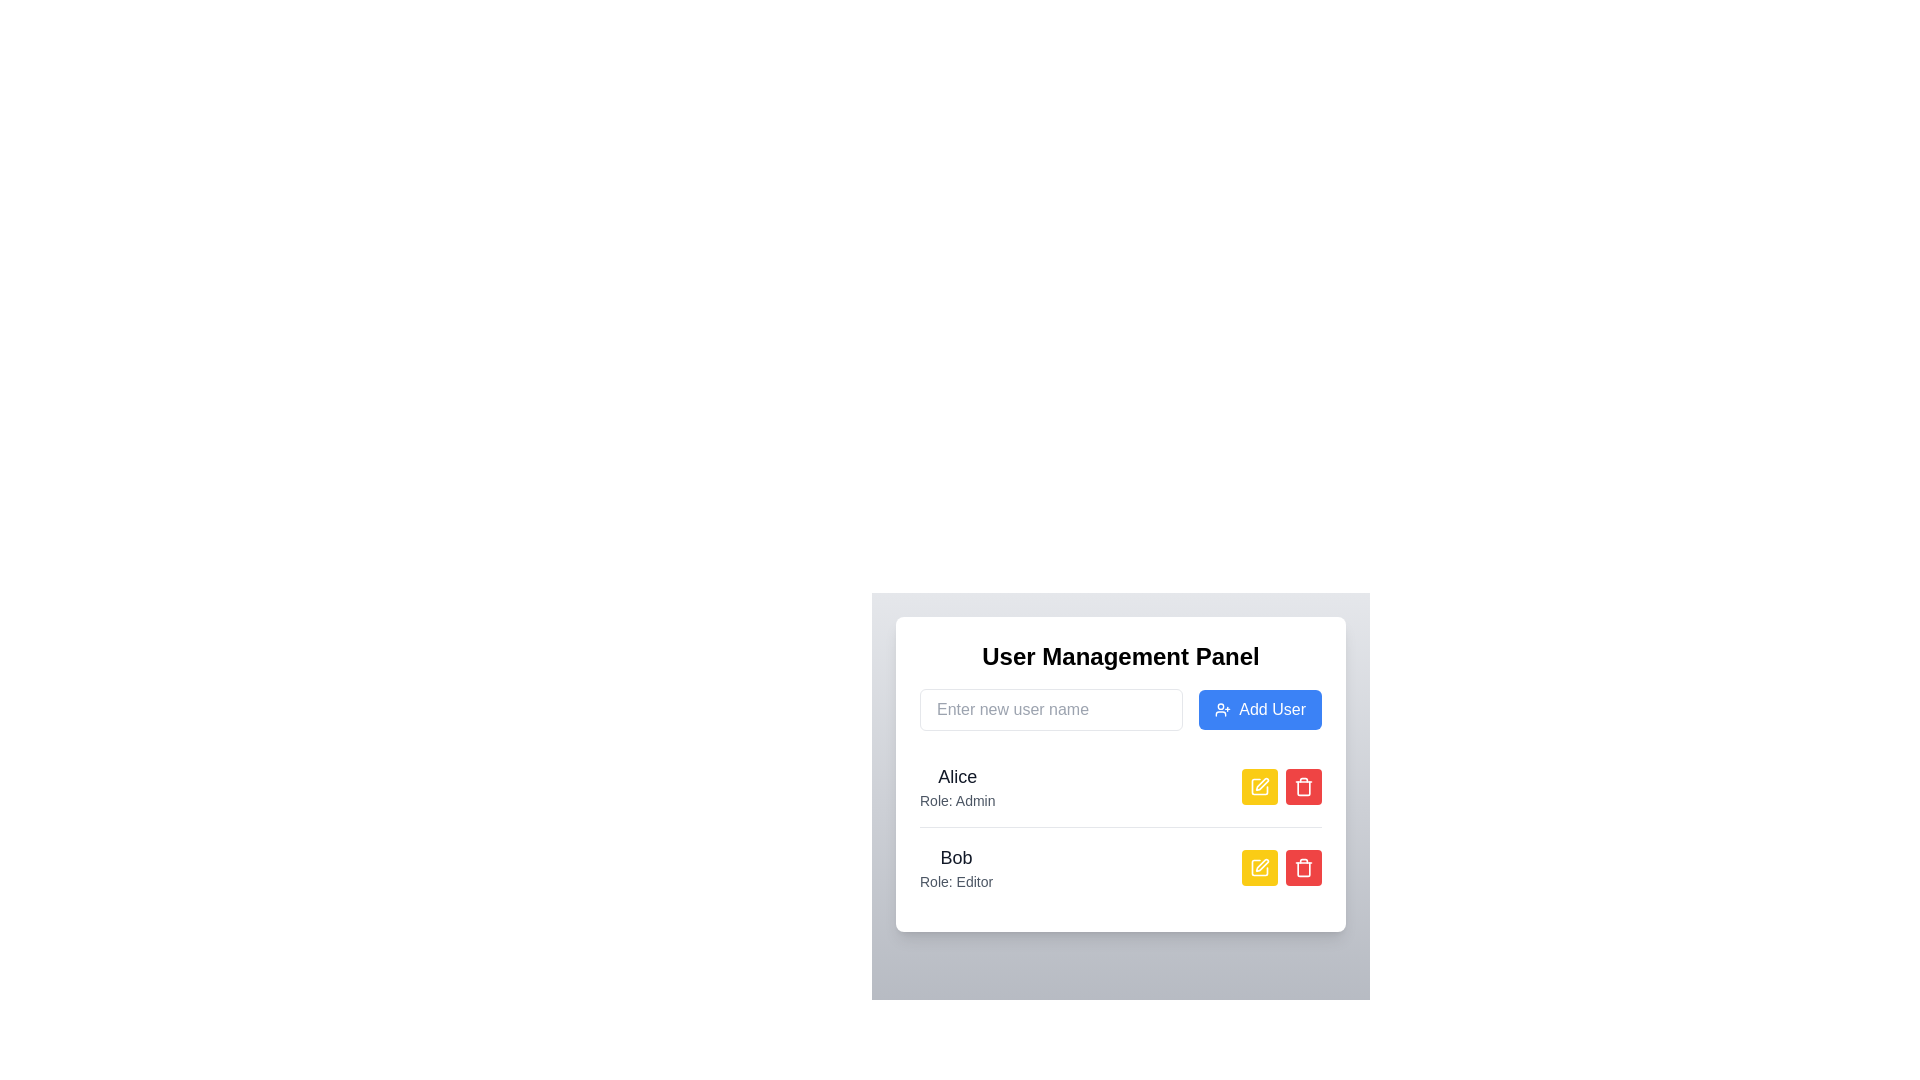 The image size is (1920, 1080). What do you see at coordinates (1121, 656) in the screenshot?
I see `the section title text located at the top of the 'User Management Panel' interface, which indicates the purpose and context of the interface` at bounding box center [1121, 656].